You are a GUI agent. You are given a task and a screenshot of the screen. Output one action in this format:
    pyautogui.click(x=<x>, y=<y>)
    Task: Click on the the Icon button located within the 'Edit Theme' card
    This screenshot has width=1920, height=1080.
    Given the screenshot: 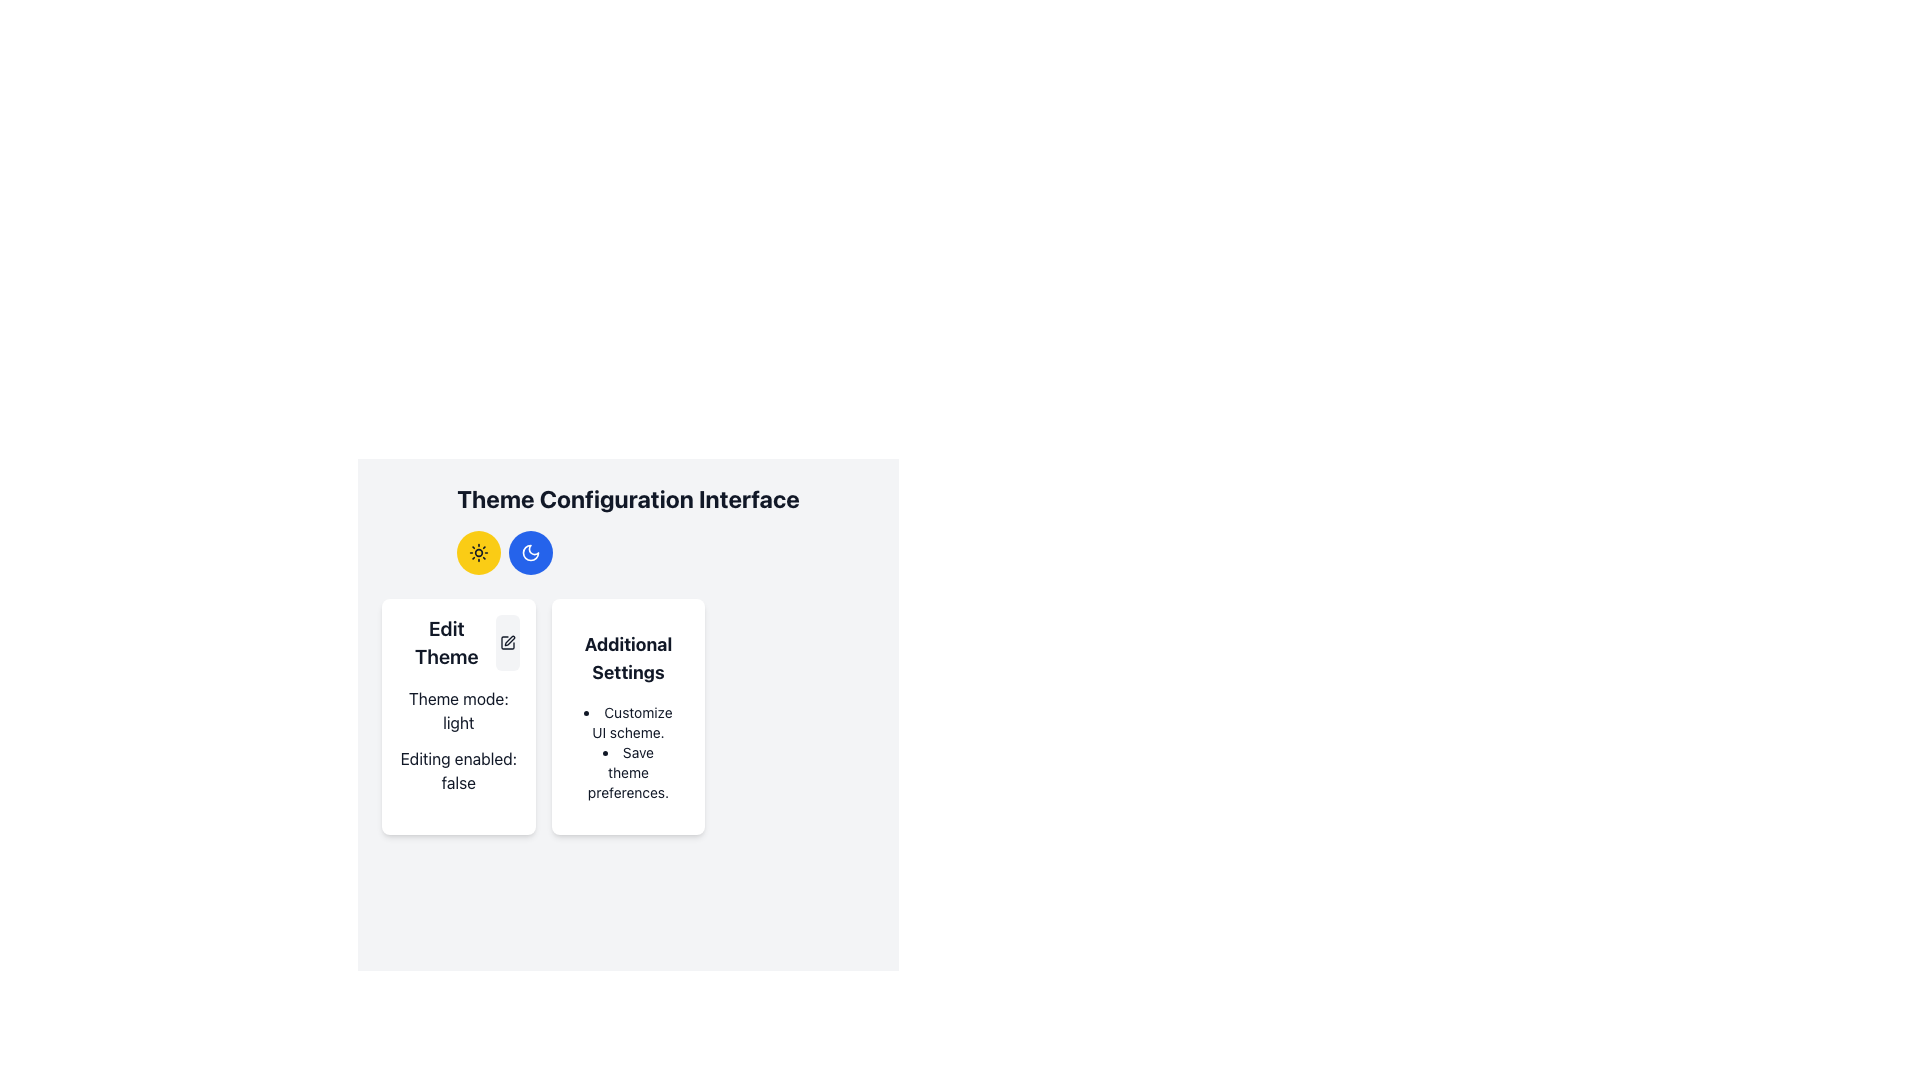 What is the action you would take?
    pyautogui.click(x=507, y=643)
    